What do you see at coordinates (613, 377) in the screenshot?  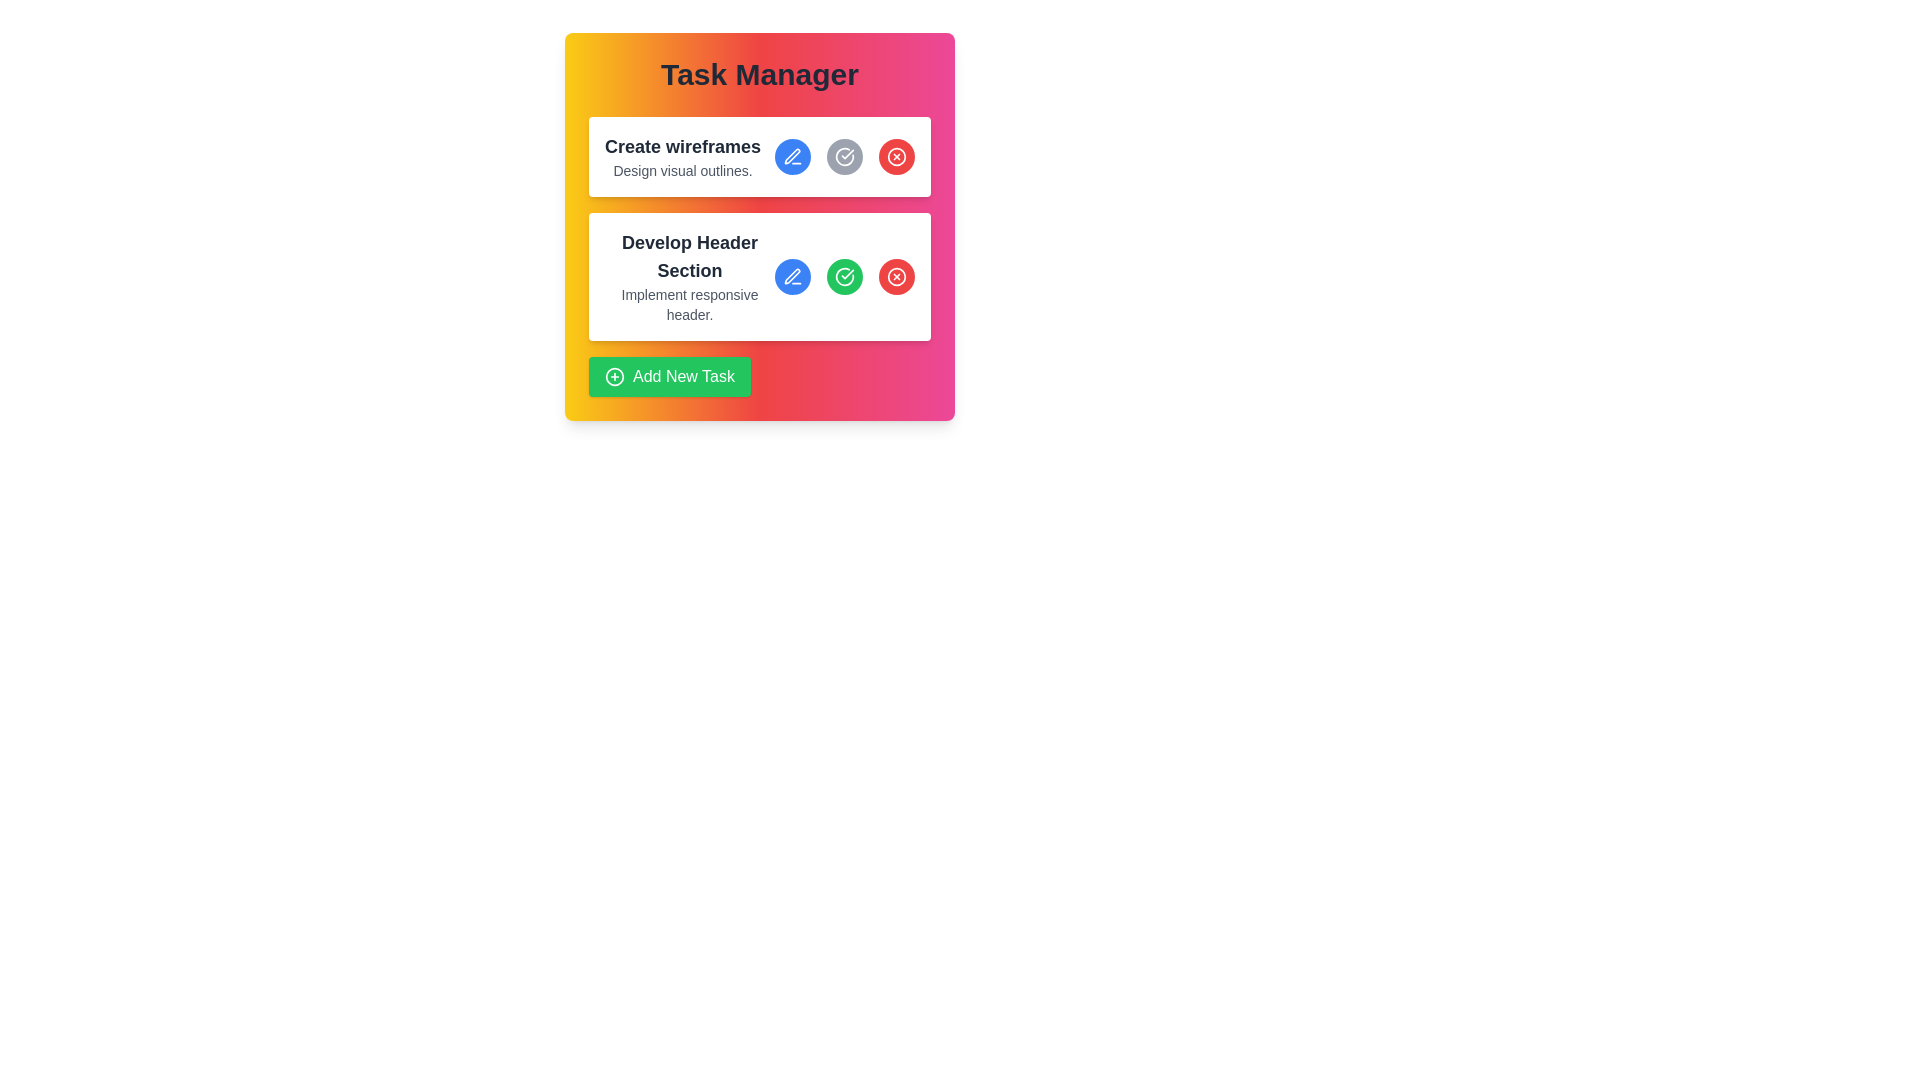 I see `the central circular shape of the 'Add New Task' button in the Task Manager section, which is represented as a circle within a plus symbol SVG icon` at bounding box center [613, 377].